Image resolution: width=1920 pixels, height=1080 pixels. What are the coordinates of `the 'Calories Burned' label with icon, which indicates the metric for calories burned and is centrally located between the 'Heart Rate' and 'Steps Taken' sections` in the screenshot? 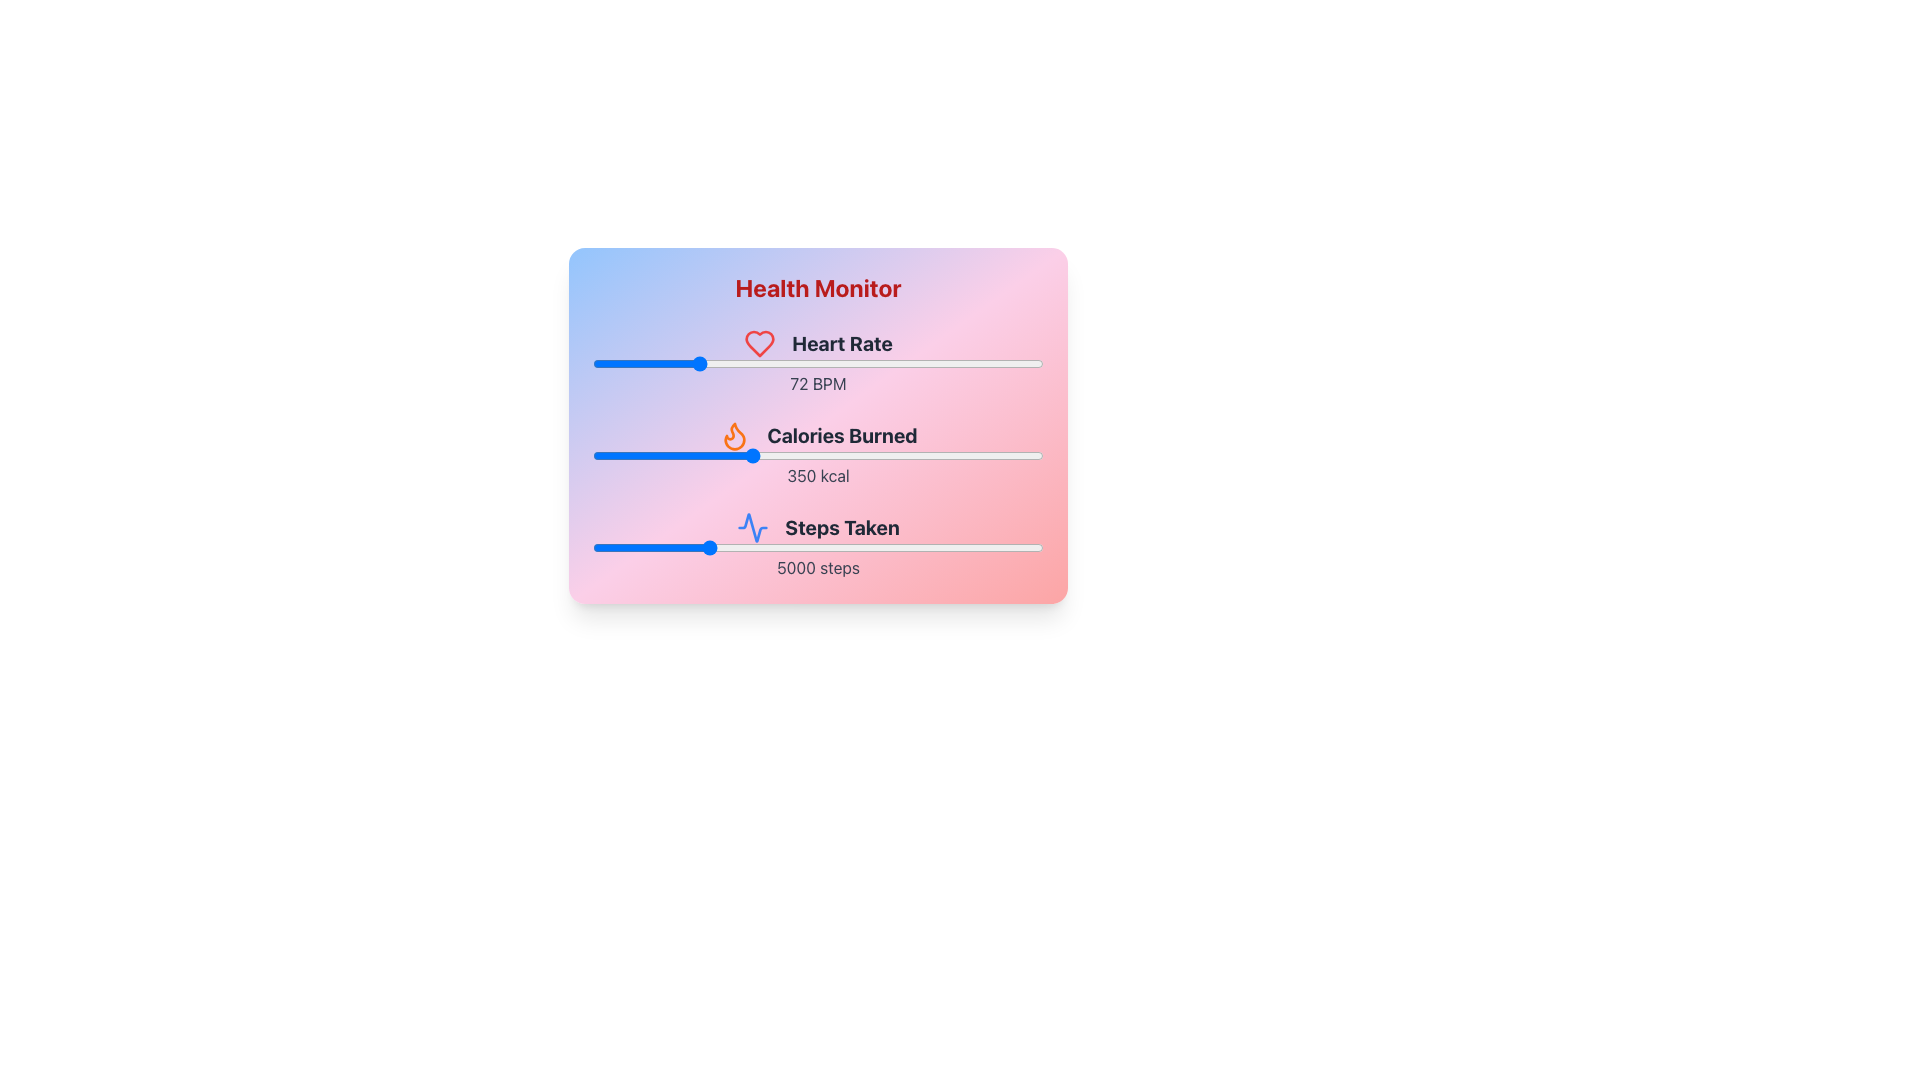 It's located at (818, 434).